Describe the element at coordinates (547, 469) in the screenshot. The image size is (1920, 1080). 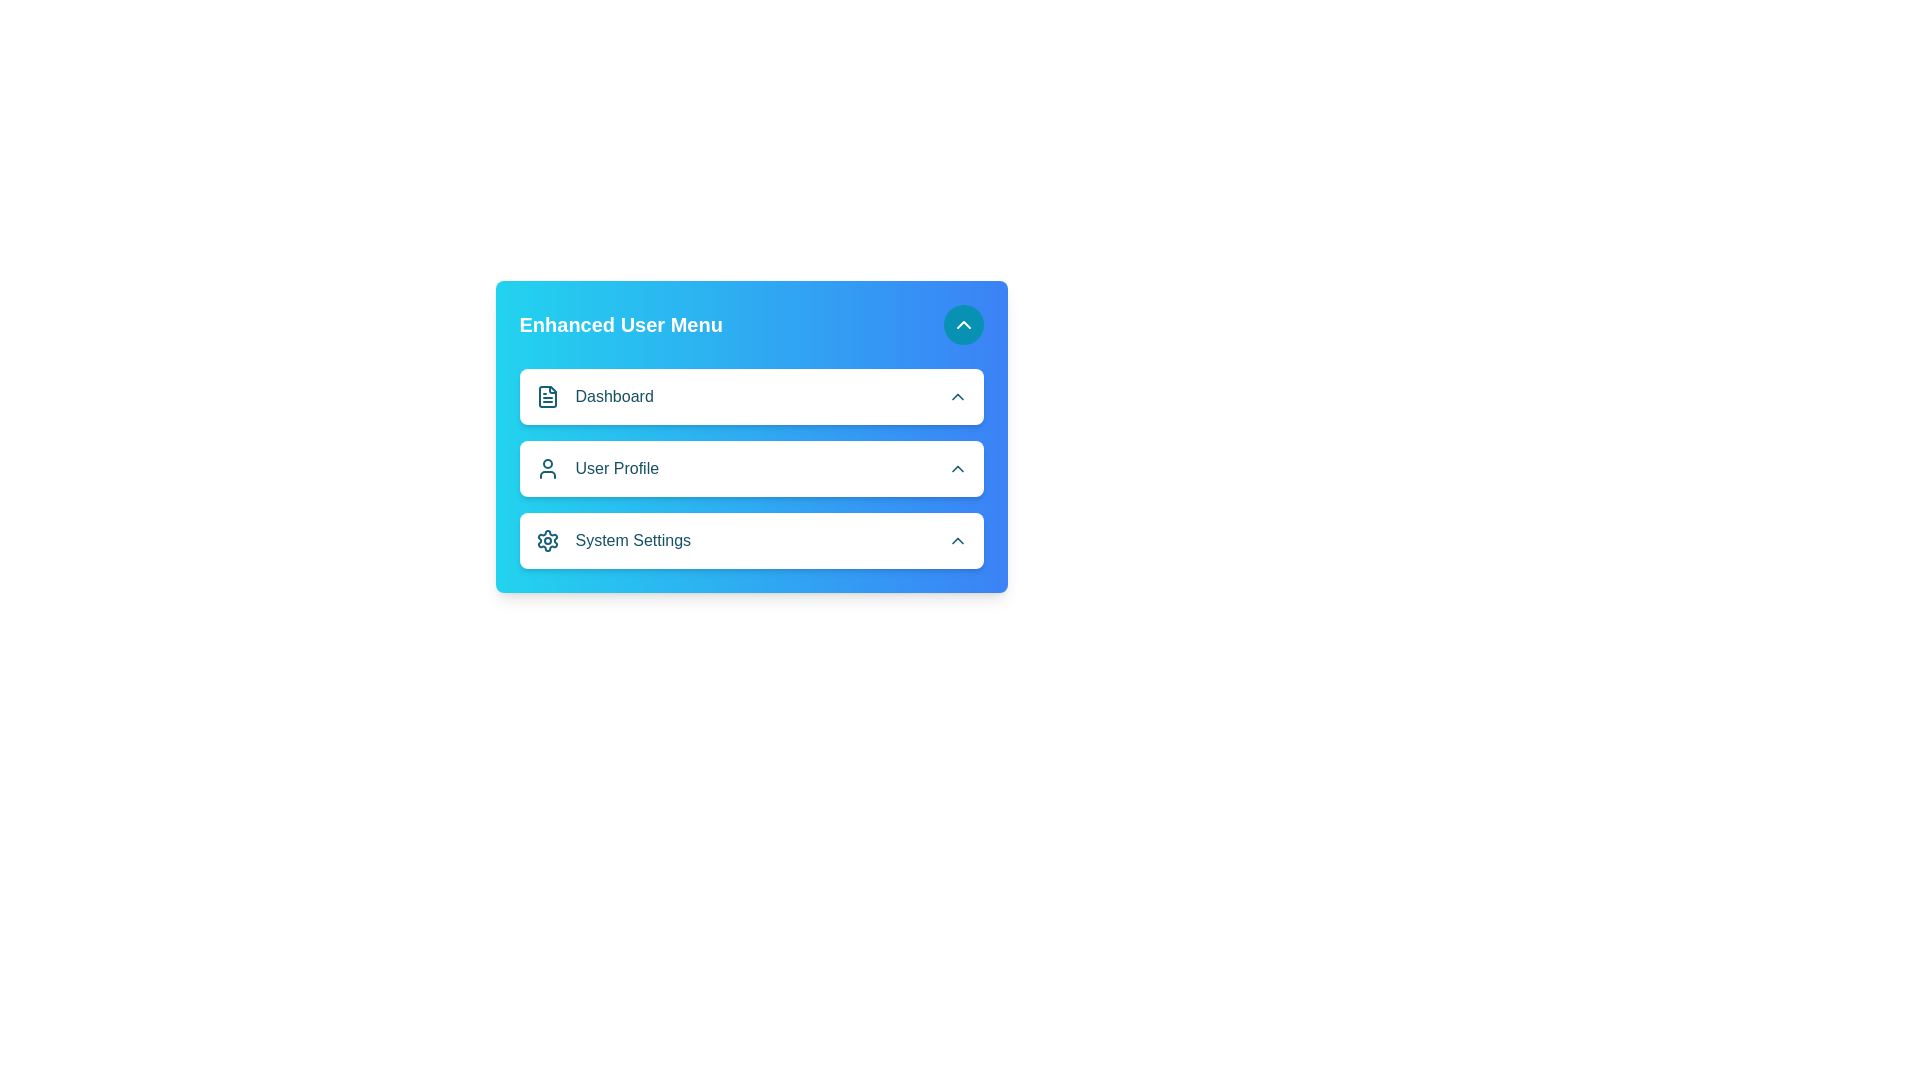
I see `the user profile menu item by clicking on the user icon, which is a cyan-colored icon of a user located to the left of the 'User Profile' text in the second item of the vertical menu` at that location.